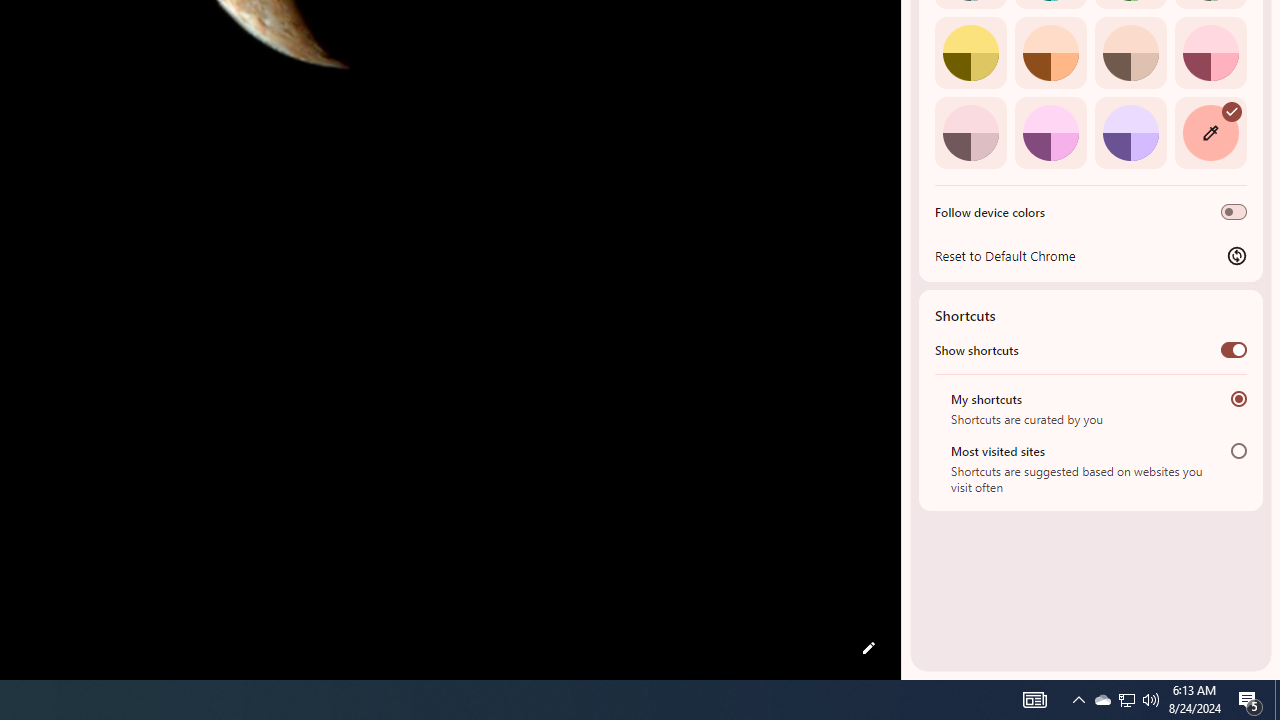  Describe the element at coordinates (868, 648) in the screenshot. I see `'Customize this page'` at that location.